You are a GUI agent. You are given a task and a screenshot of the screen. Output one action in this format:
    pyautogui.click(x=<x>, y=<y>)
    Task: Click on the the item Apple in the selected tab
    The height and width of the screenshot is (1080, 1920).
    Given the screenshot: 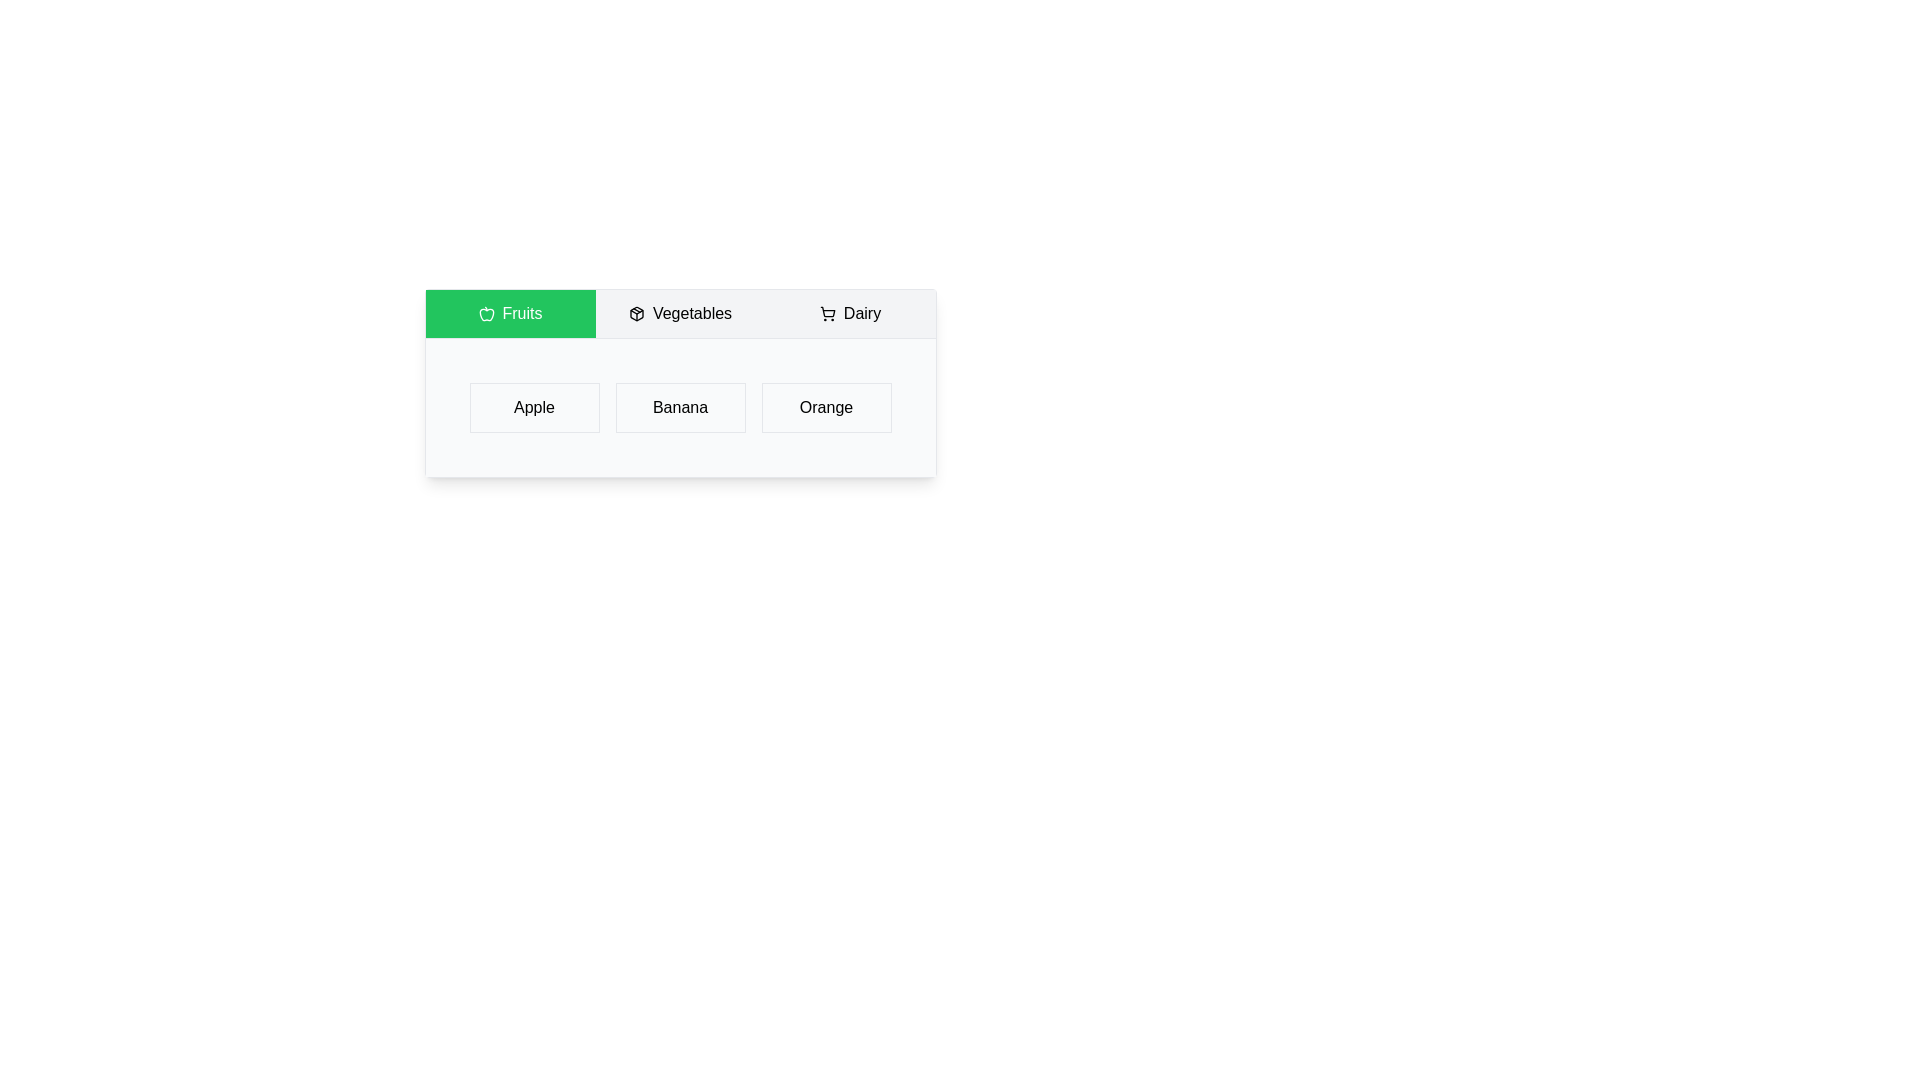 What is the action you would take?
    pyautogui.click(x=534, y=407)
    